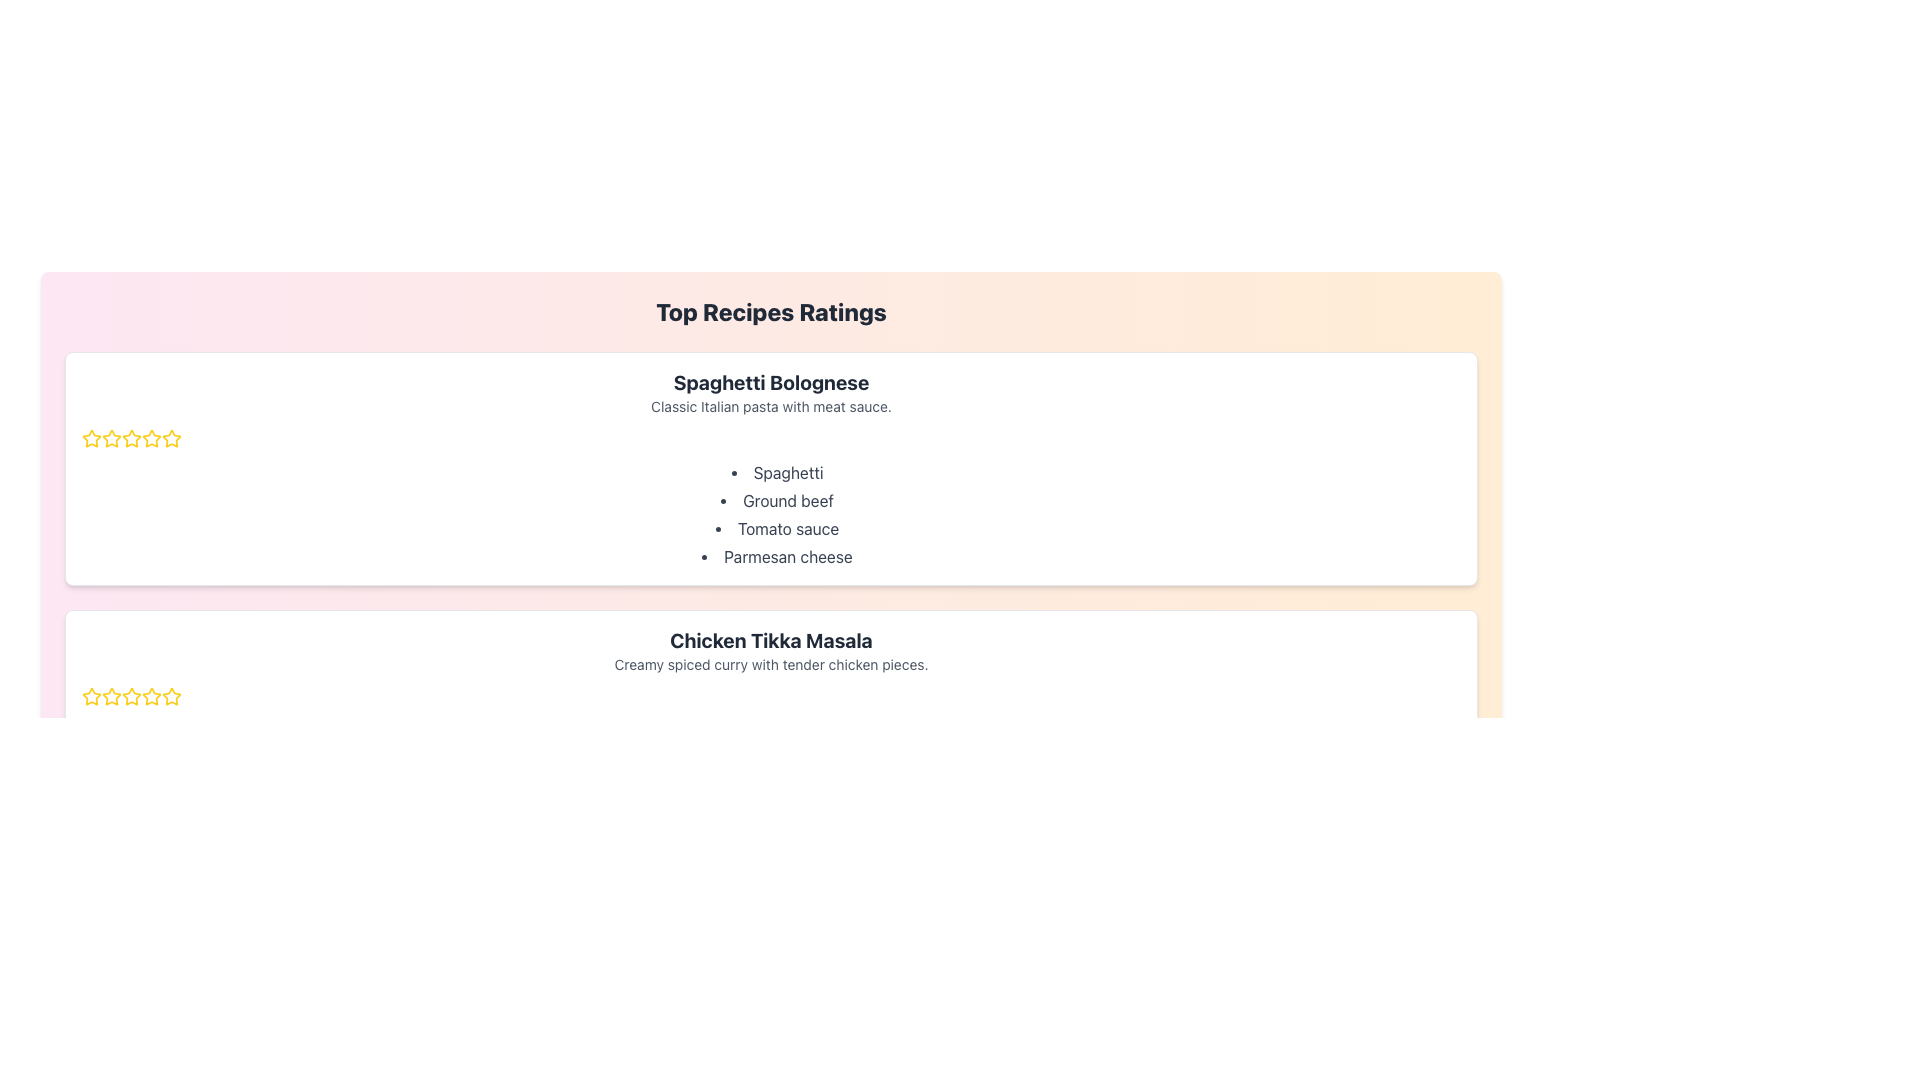 The width and height of the screenshot is (1920, 1080). I want to click on the first golden outline star in the rating row for 'Chicken Tikka Masala', so click(110, 695).